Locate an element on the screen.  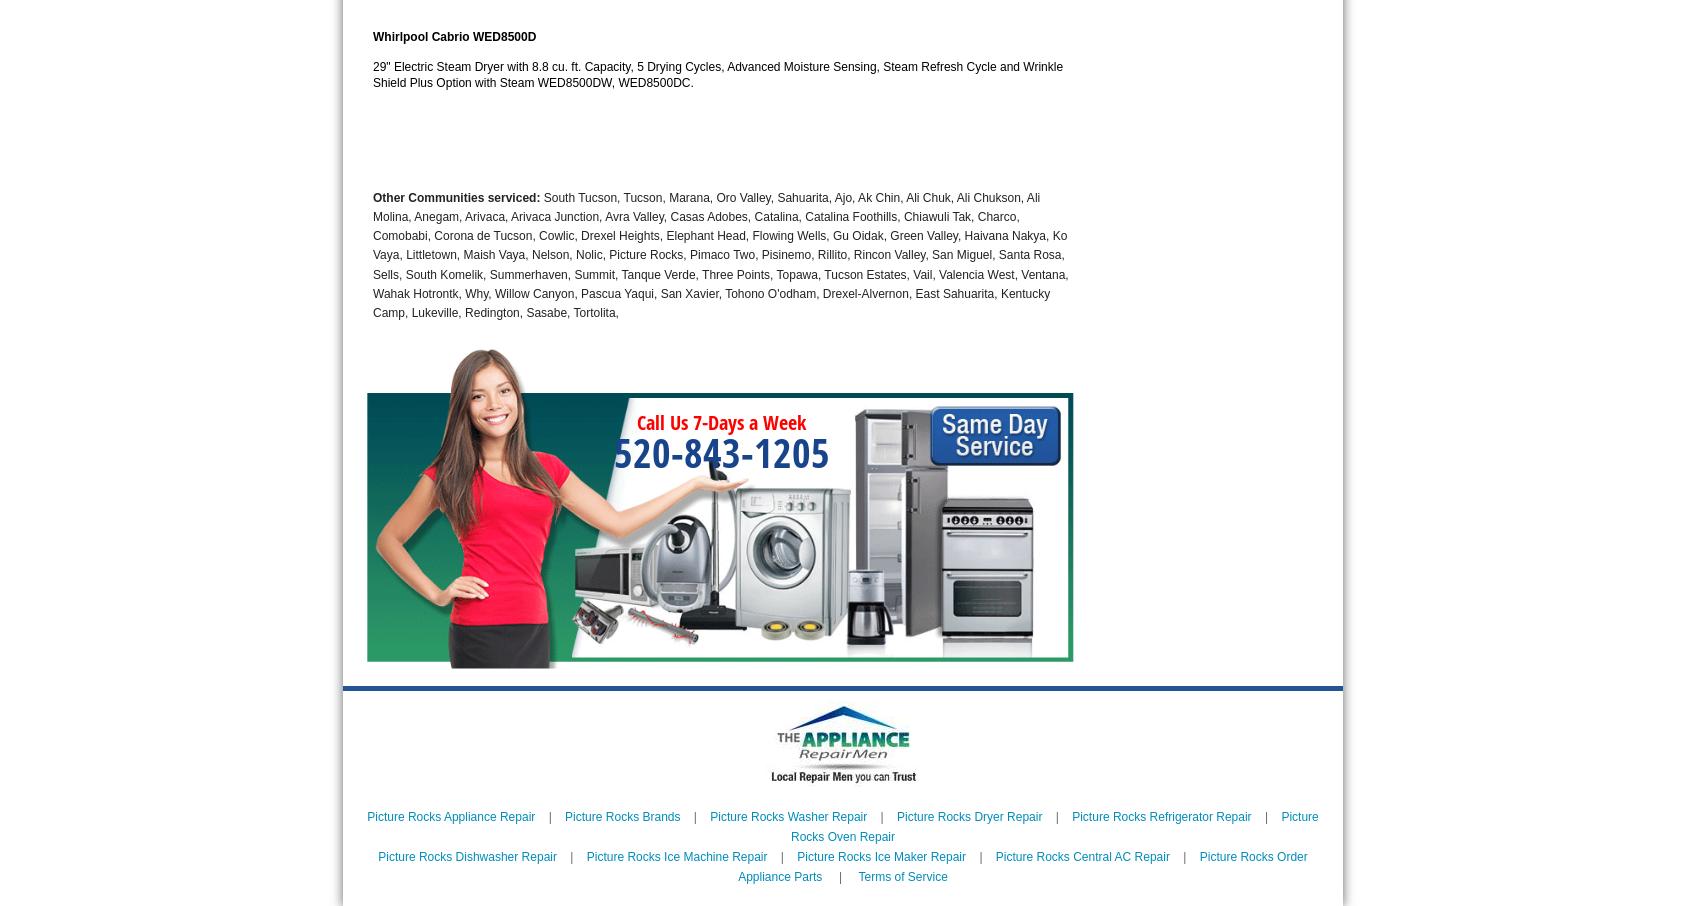
'Picture Rocks Appliance Repair' is located at coordinates (451, 815).